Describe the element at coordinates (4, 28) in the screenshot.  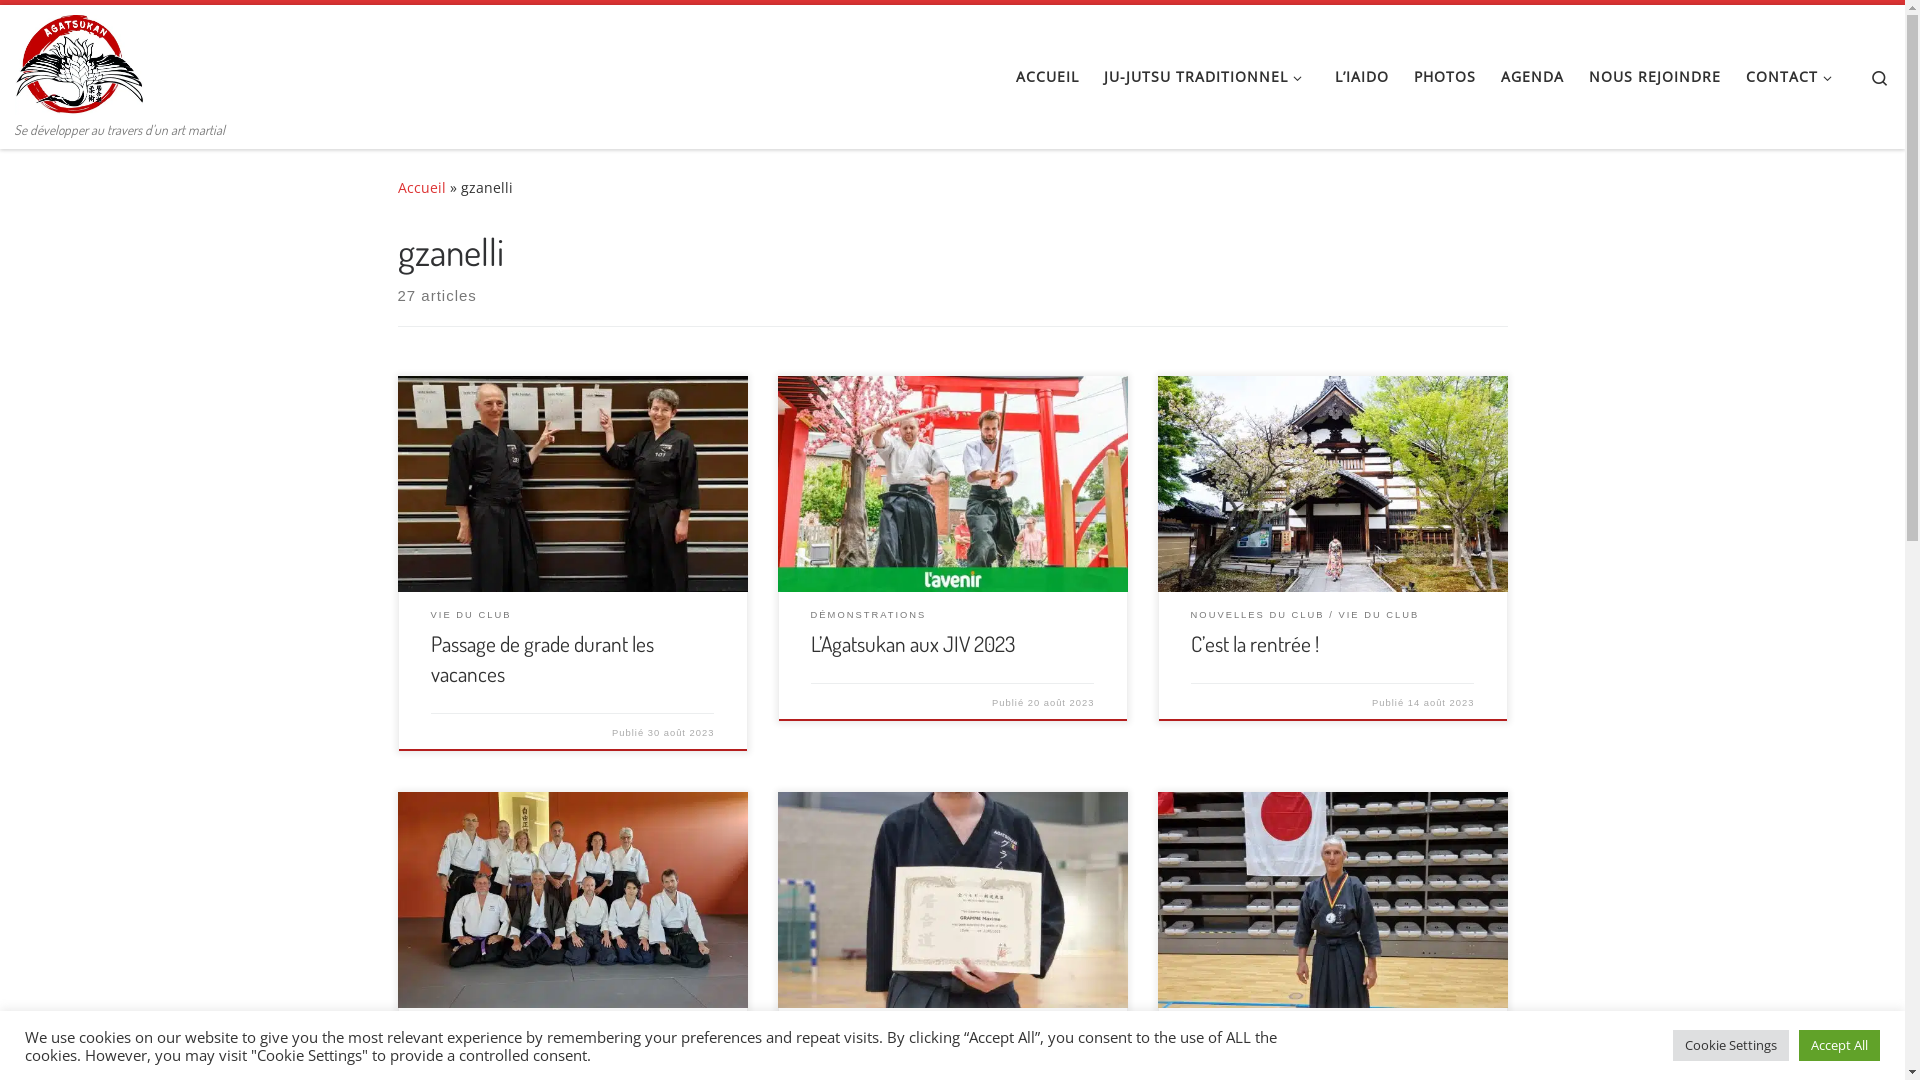
I see `'Skip to content'` at that location.